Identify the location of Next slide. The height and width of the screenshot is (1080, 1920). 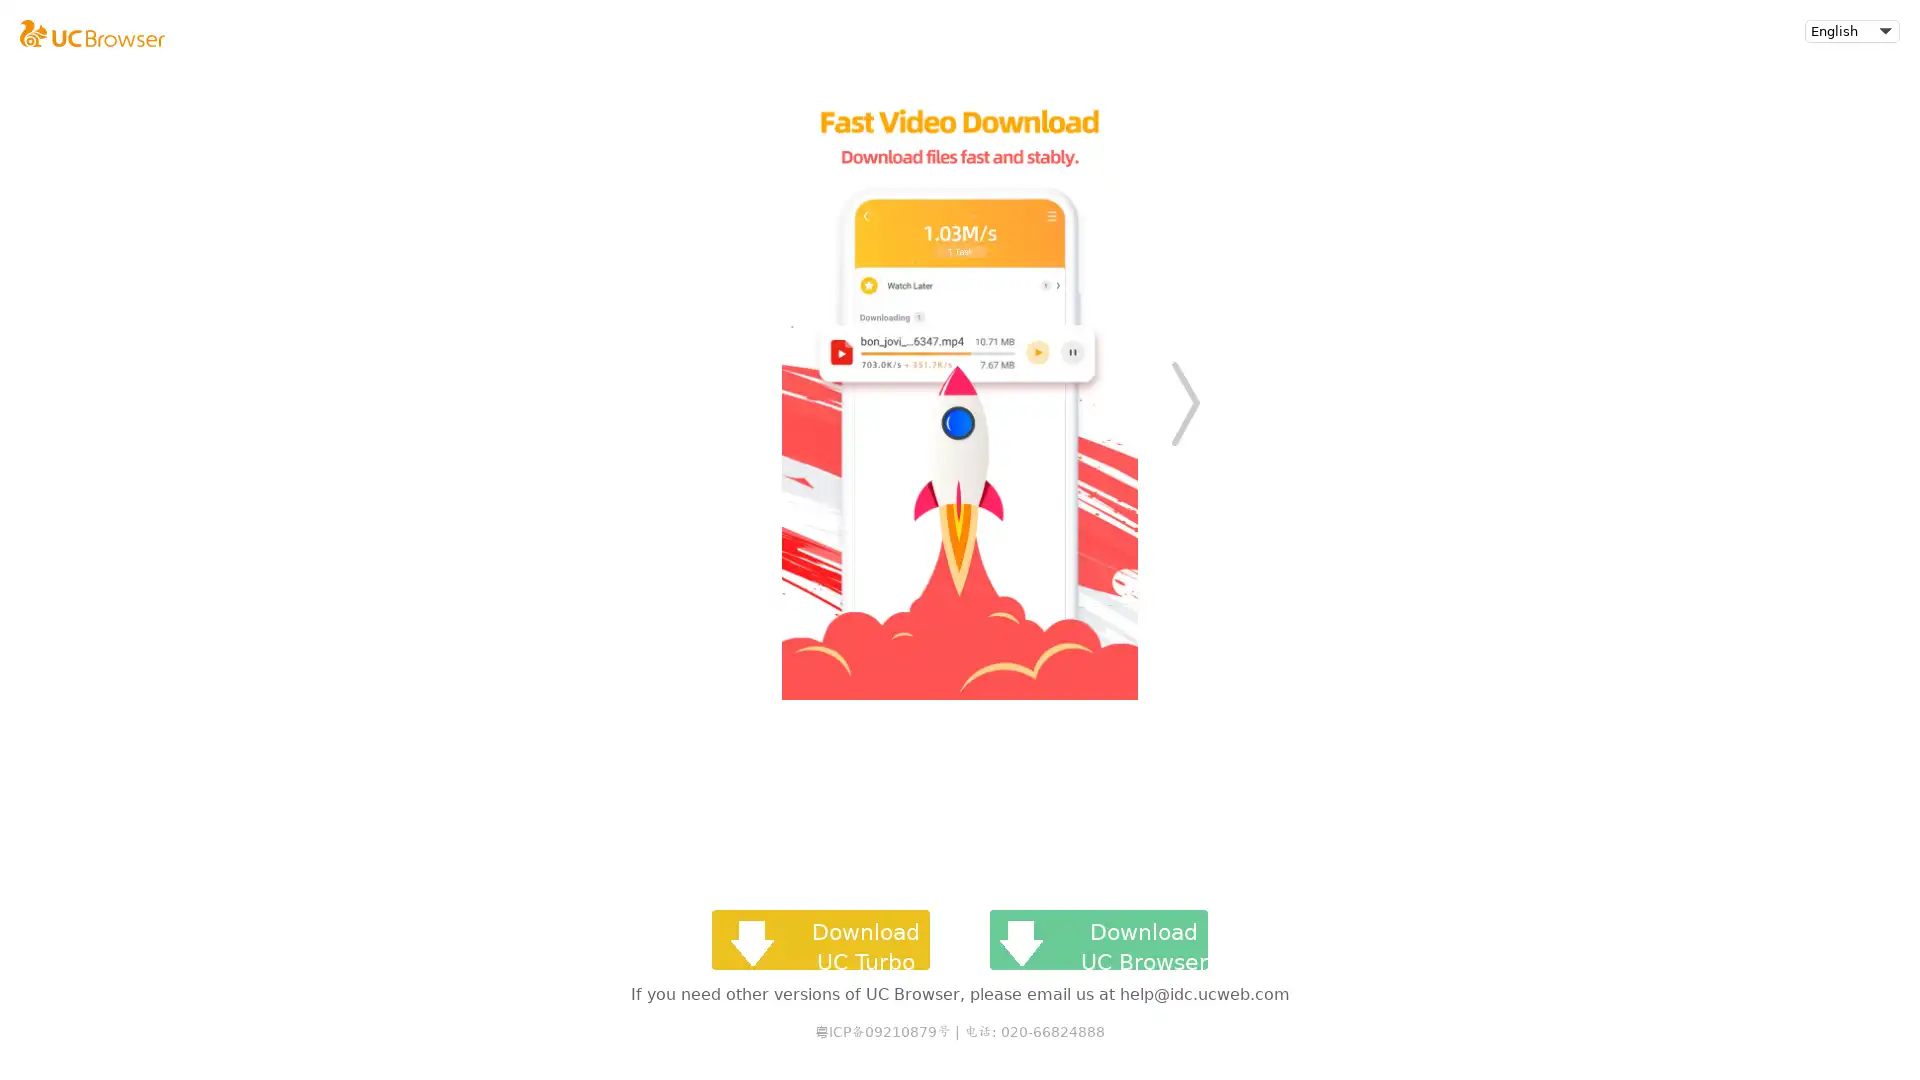
(1185, 404).